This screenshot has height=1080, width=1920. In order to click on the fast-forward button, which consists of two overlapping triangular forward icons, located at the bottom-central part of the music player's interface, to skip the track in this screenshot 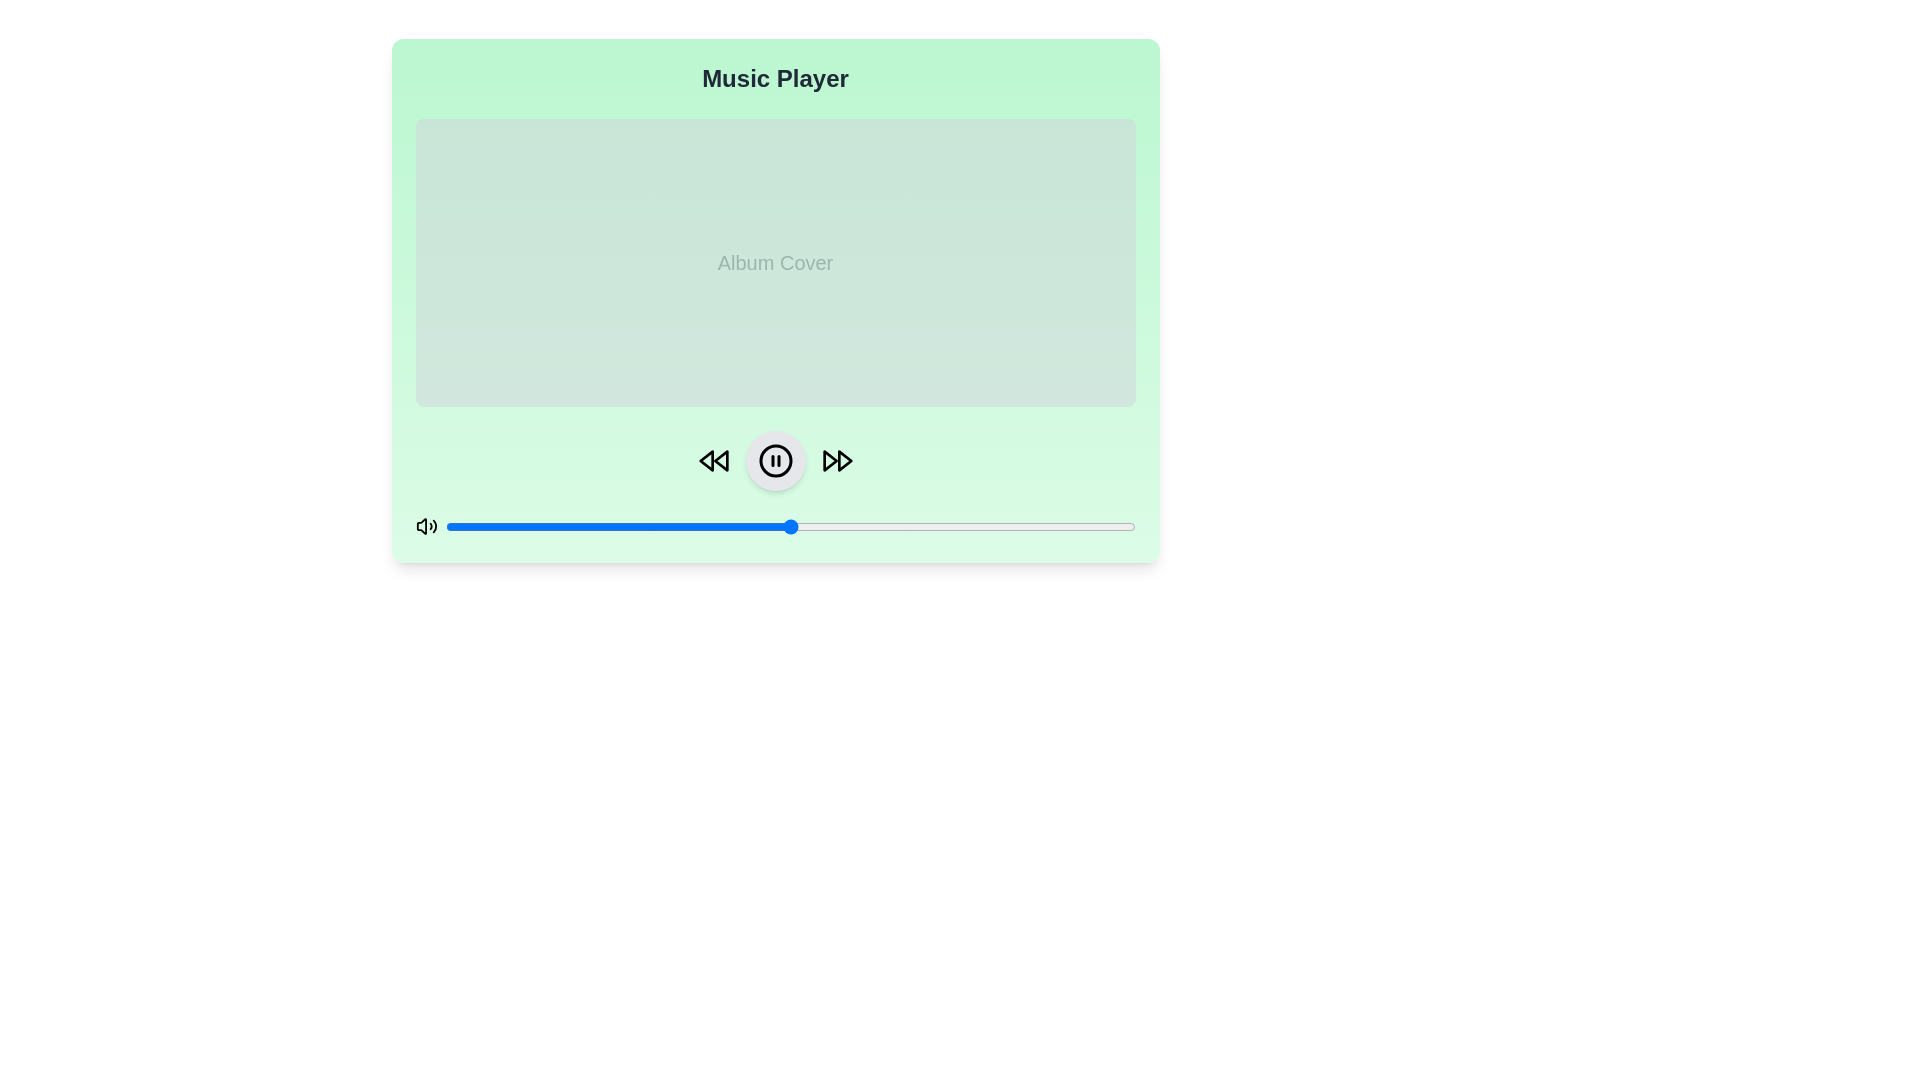, I will do `click(837, 461)`.